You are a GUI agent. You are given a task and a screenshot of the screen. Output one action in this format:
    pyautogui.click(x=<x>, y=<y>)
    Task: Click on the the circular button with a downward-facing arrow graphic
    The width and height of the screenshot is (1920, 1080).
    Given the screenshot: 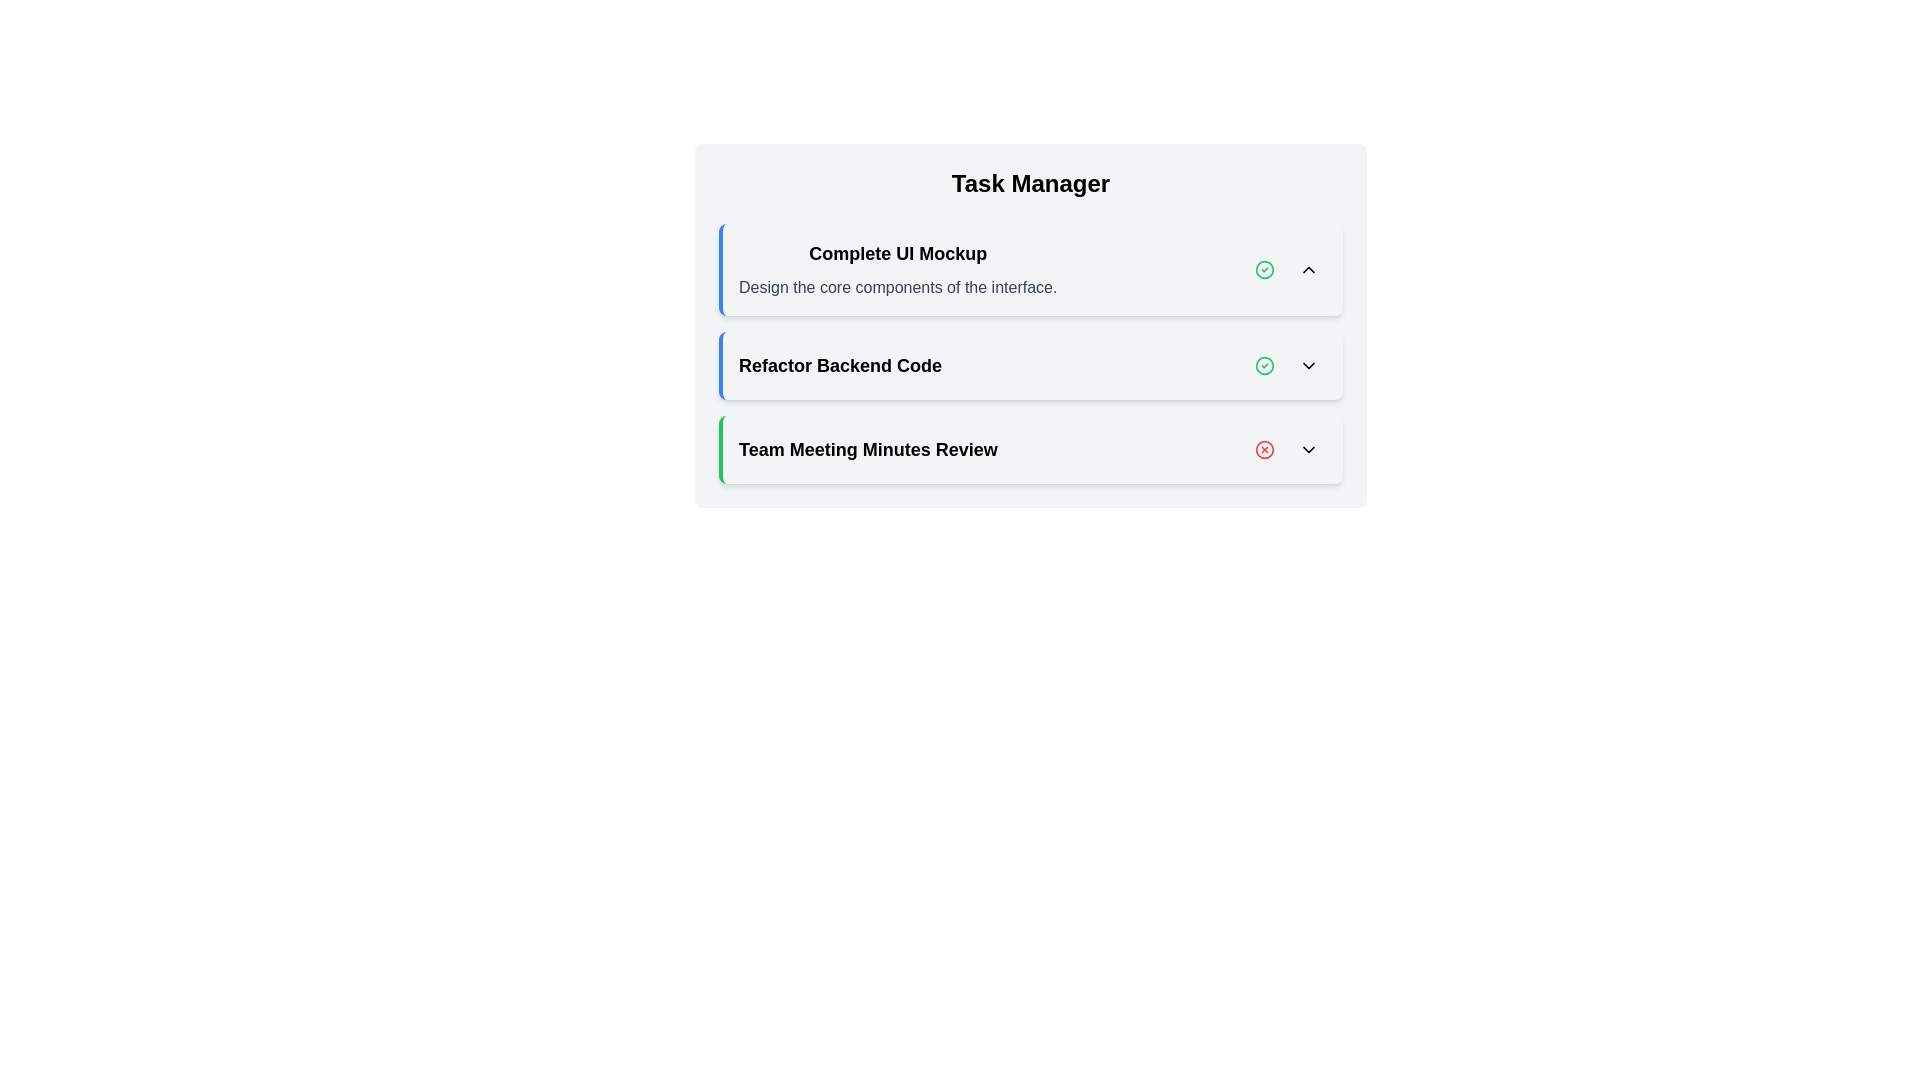 What is the action you would take?
    pyautogui.click(x=1309, y=366)
    